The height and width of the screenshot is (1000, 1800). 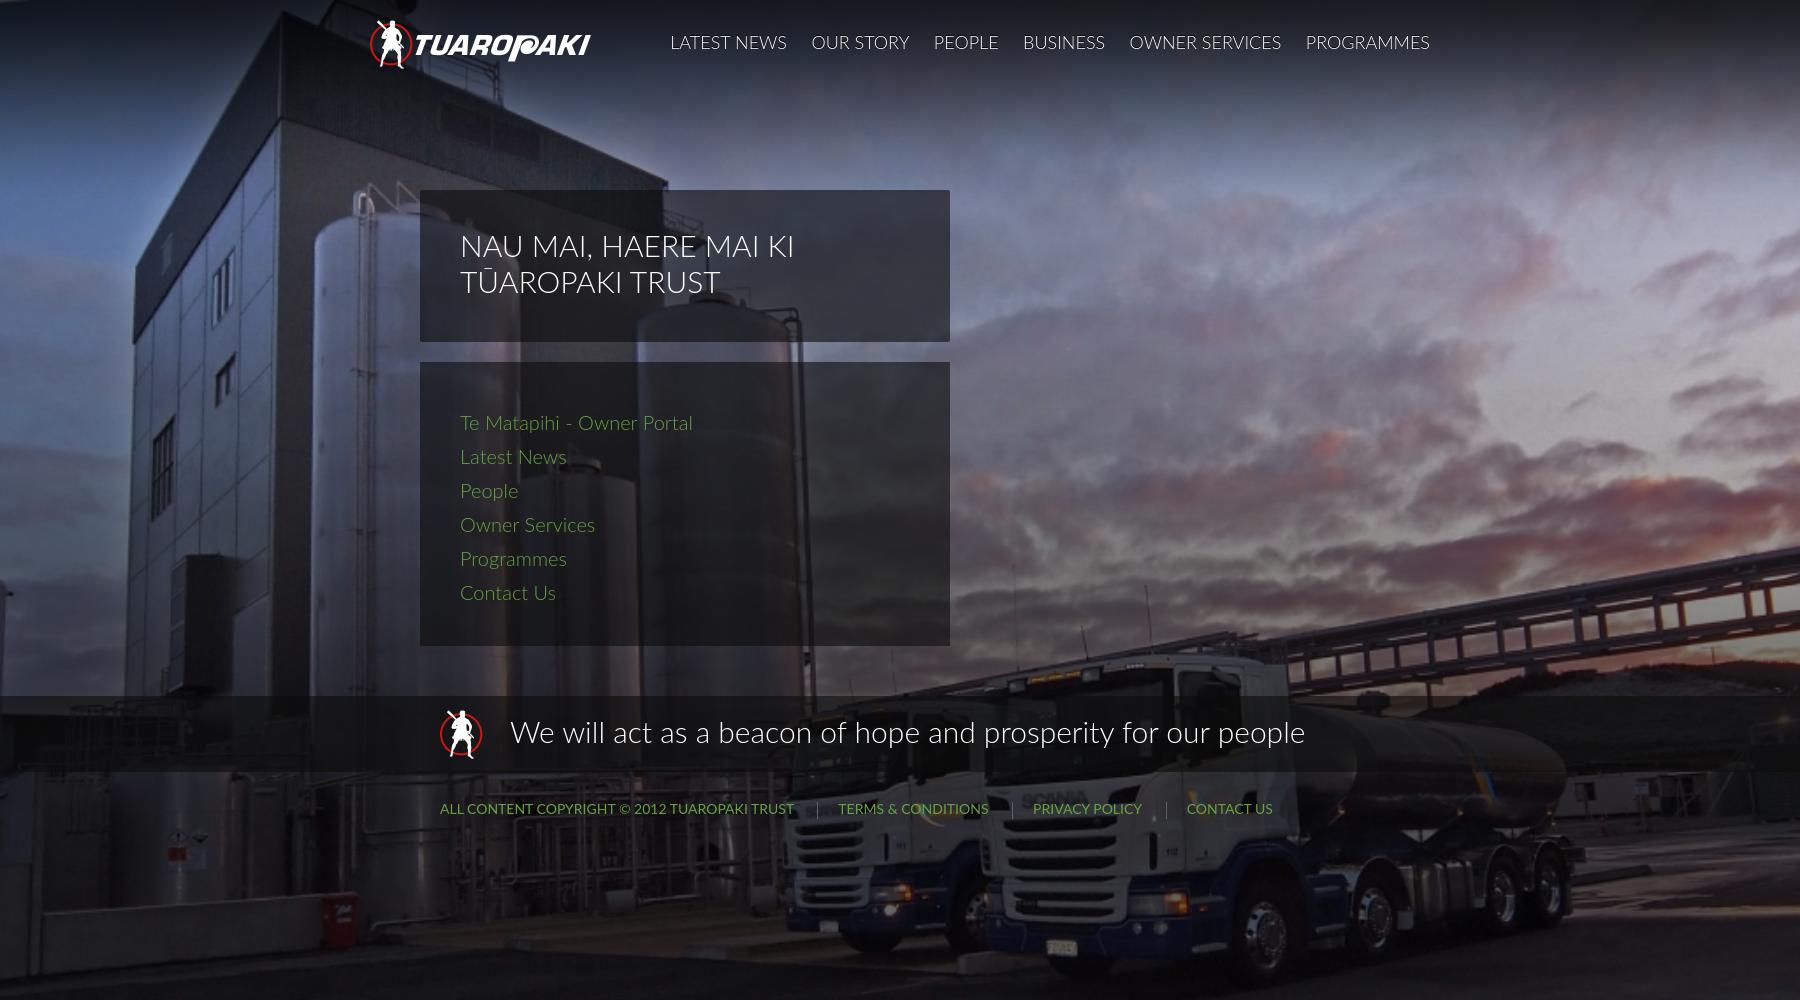 What do you see at coordinates (911, 810) in the screenshot?
I see `'Terms & Conditions'` at bounding box center [911, 810].